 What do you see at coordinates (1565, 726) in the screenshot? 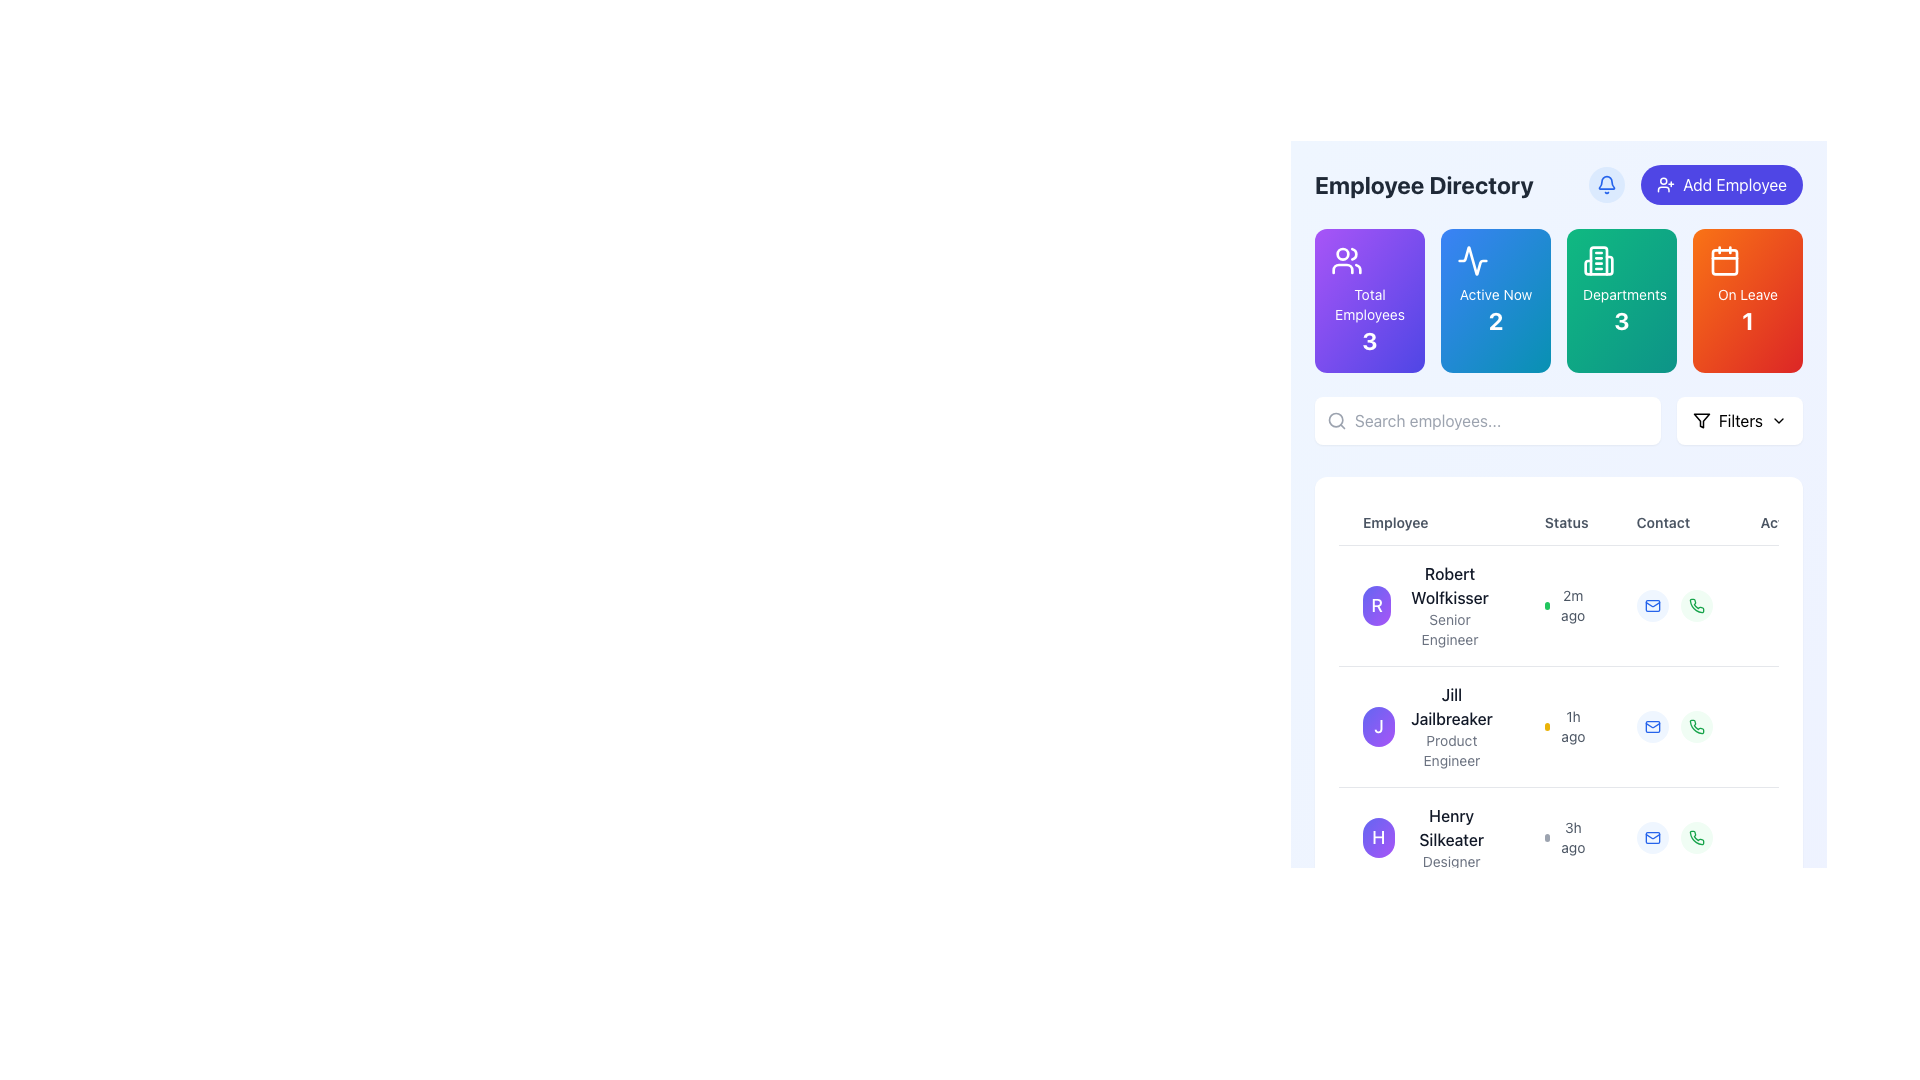
I see `the Text Display element that shows '1h ago' with a small yellow circular icon, located in the second row of the employee list under the 'Status' column` at bounding box center [1565, 726].